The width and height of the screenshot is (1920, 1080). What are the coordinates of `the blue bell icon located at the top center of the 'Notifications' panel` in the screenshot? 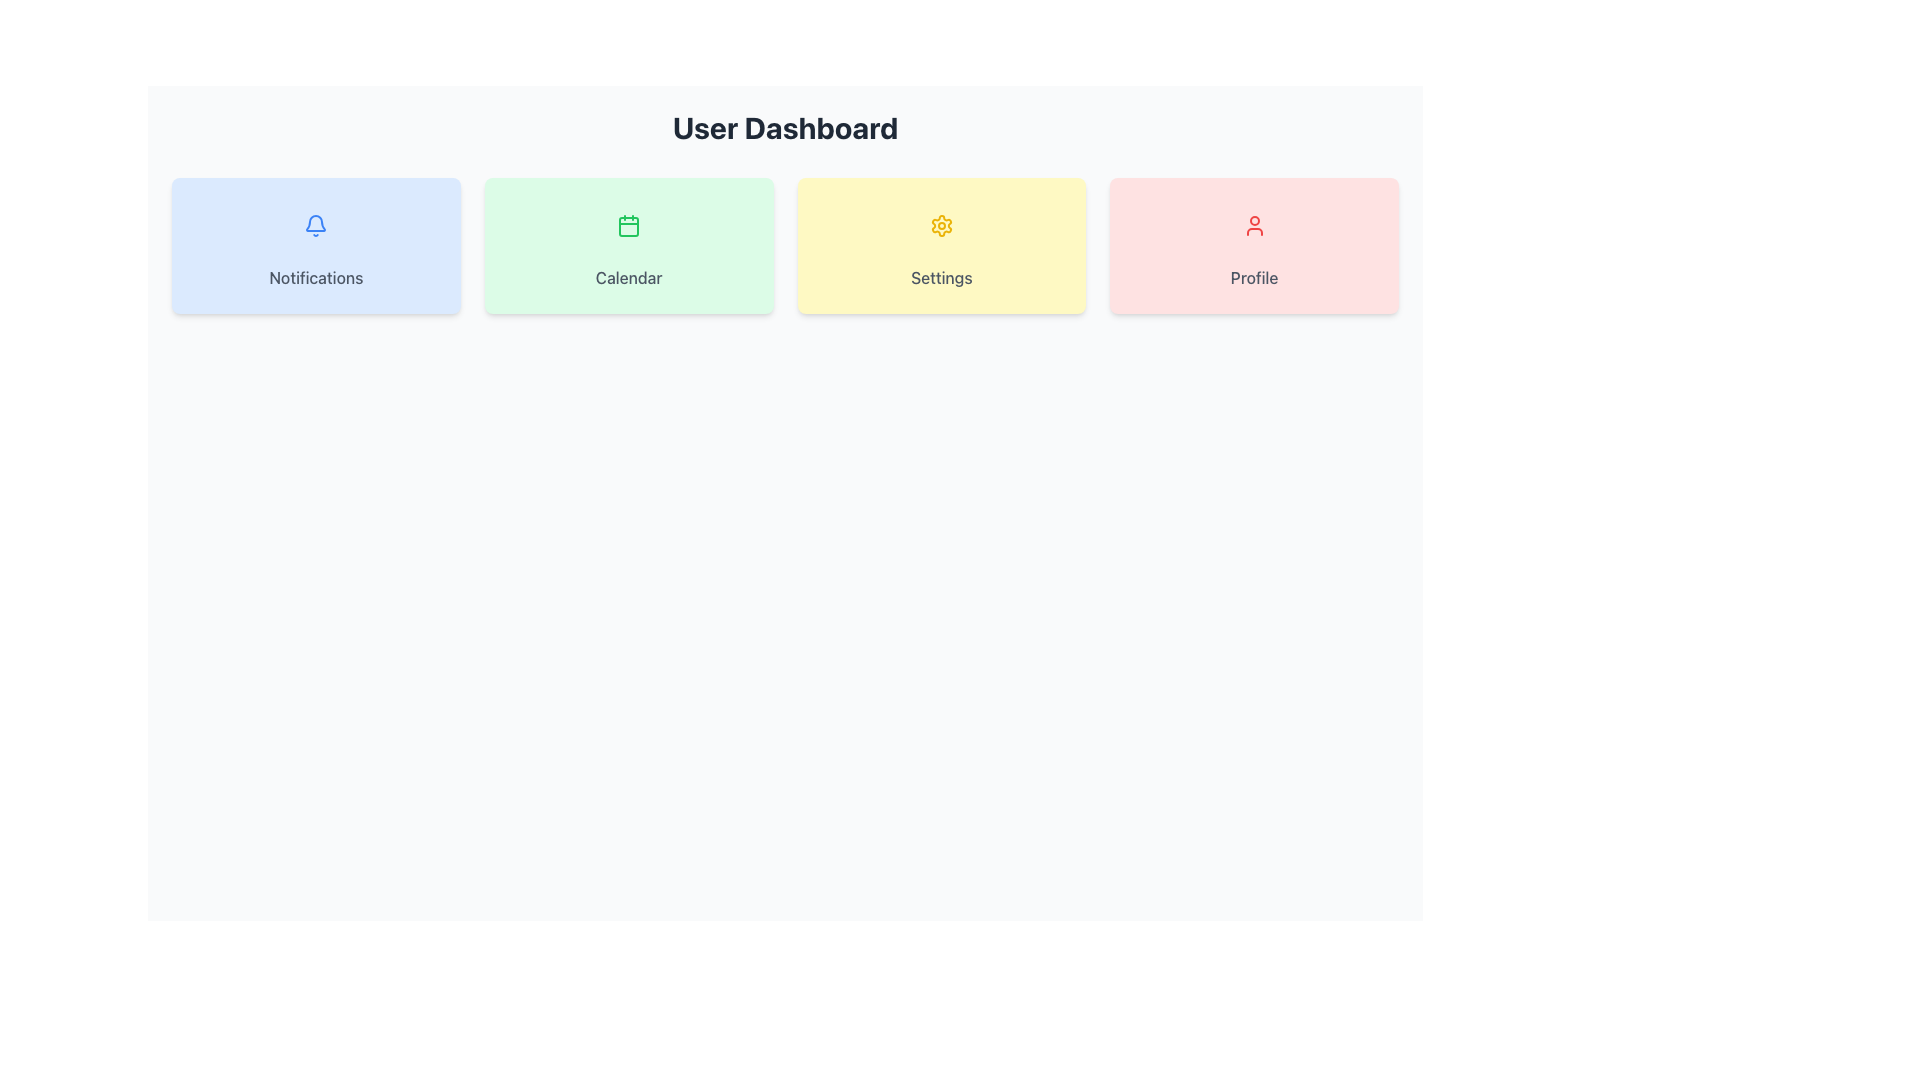 It's located at (315, 225).